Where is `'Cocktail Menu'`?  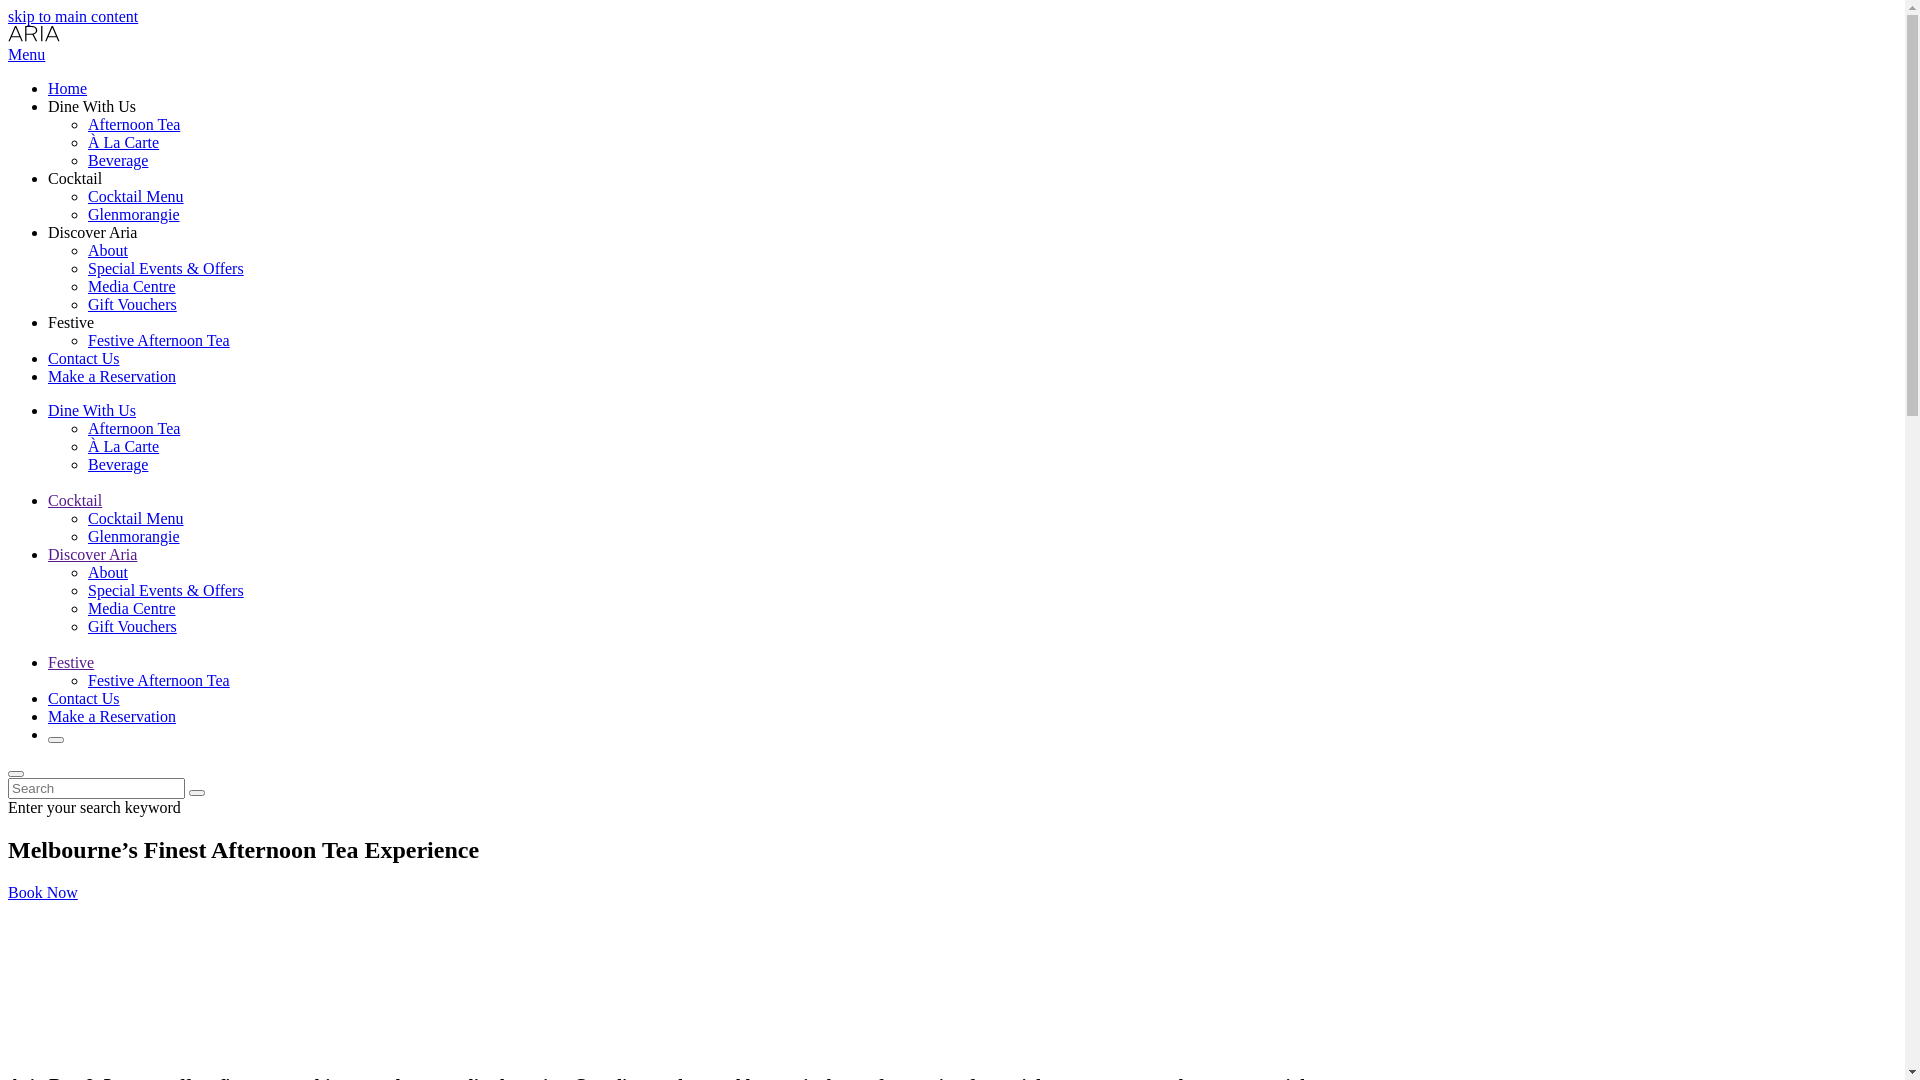 'Cocktail Menu' is located at coordinates (86, 196).